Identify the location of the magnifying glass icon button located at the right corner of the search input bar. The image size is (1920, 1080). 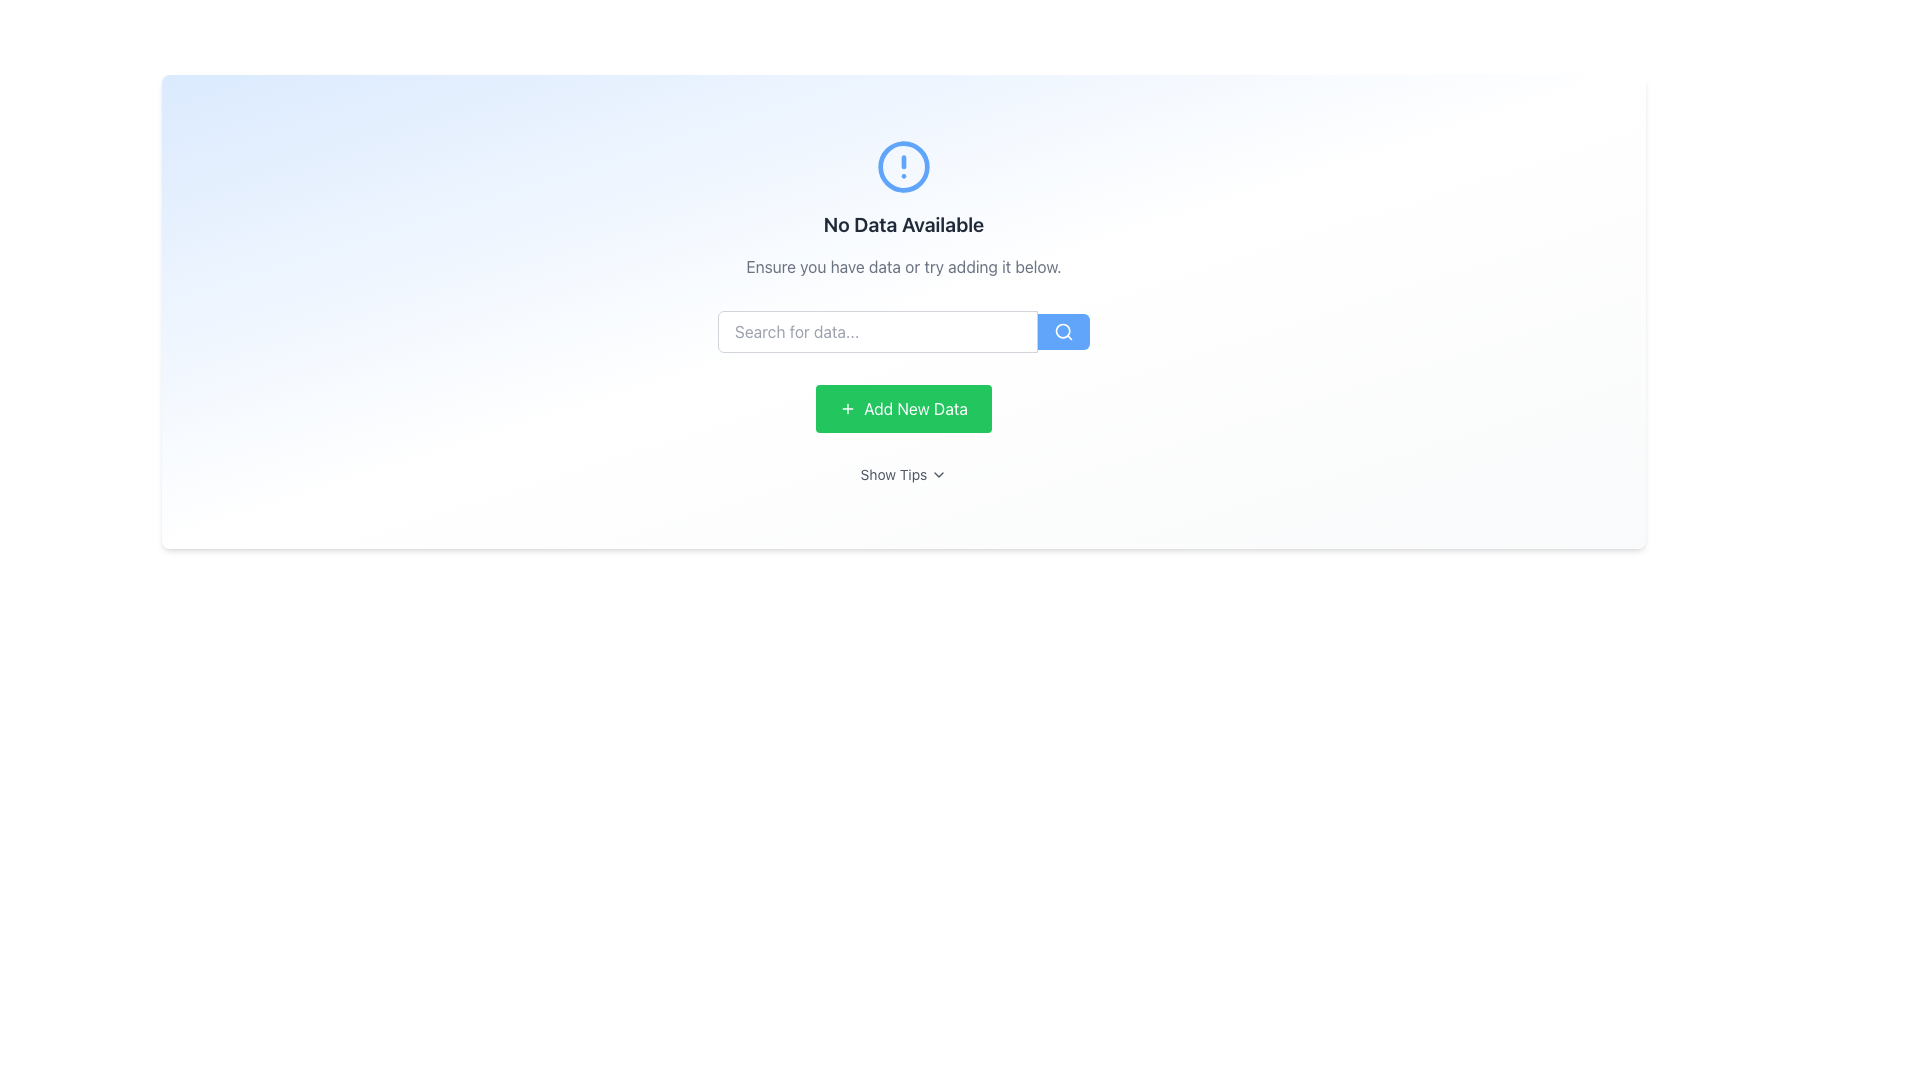
(1063, 330).